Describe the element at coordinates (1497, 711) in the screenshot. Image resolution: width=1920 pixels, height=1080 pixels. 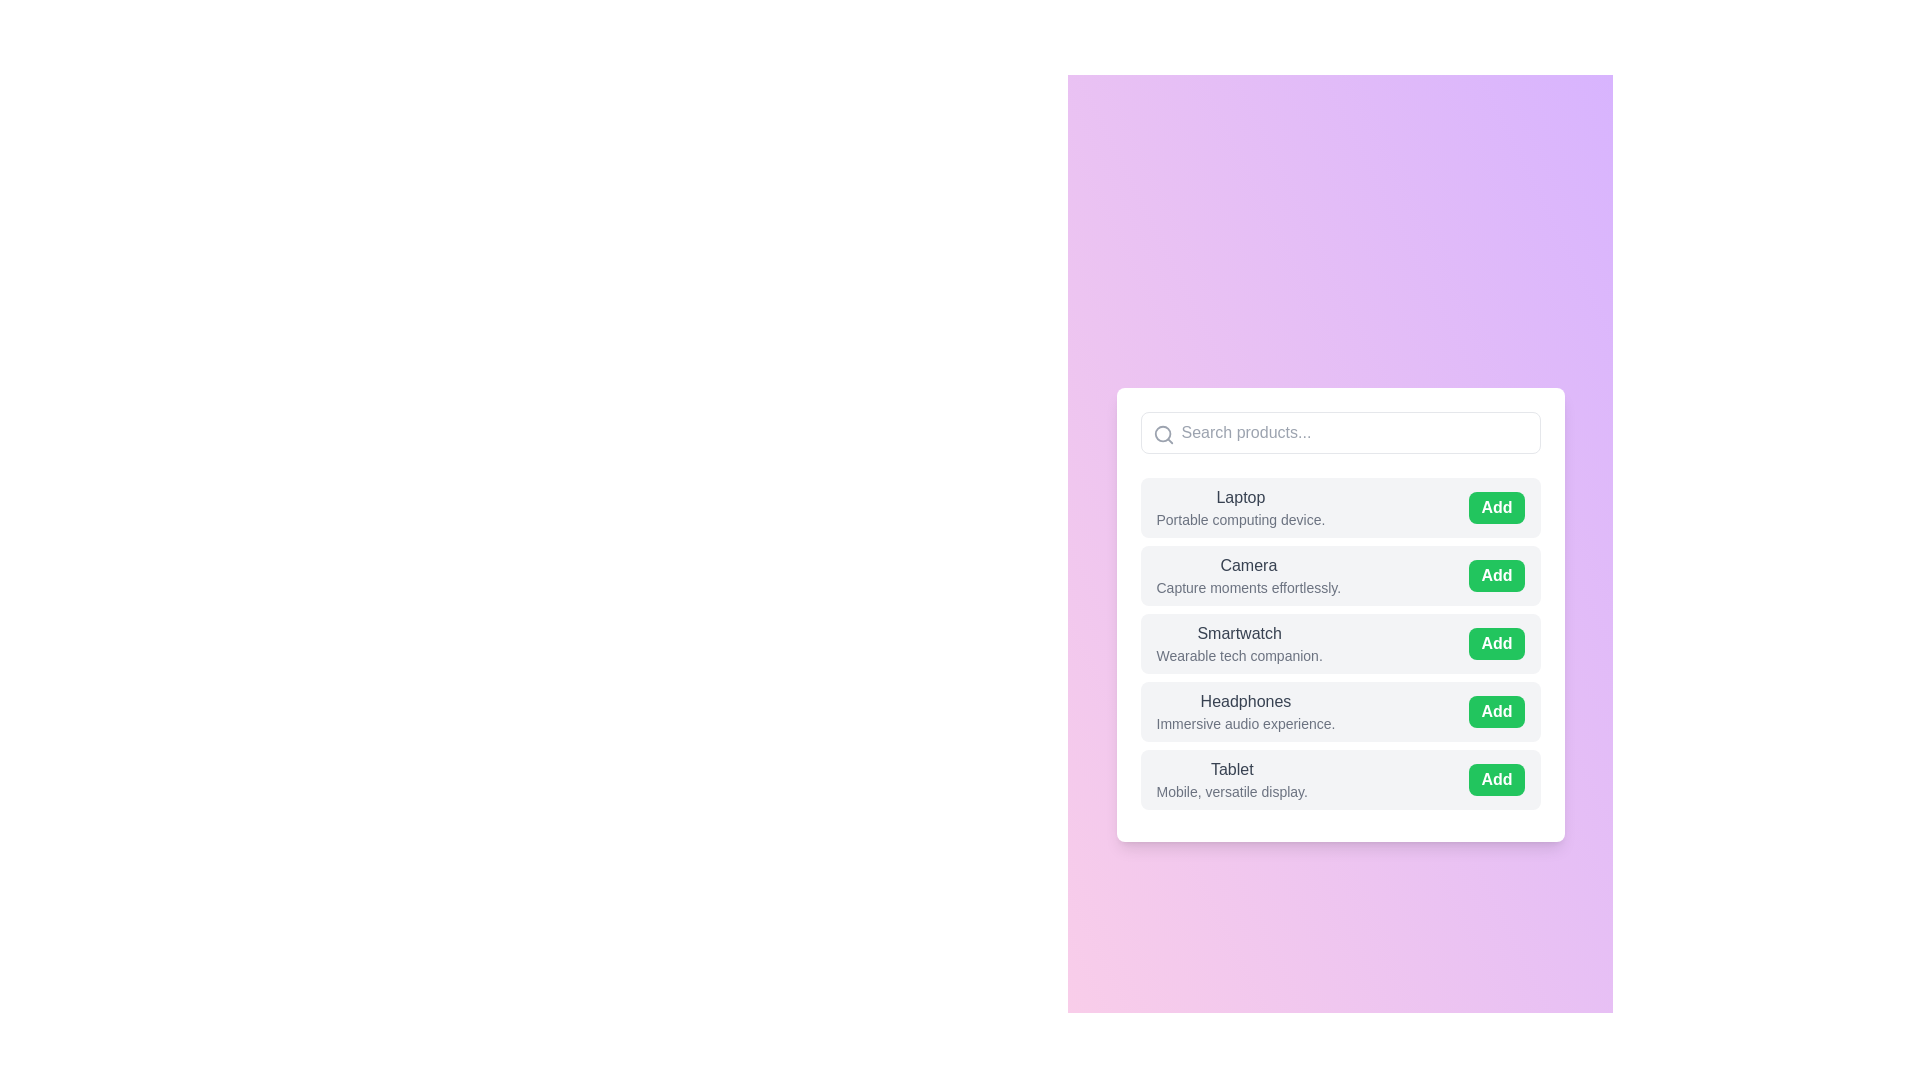
I see `the button located on the right side of the row containing 'Headphones' and 'Immersive audio experience'` at that location.